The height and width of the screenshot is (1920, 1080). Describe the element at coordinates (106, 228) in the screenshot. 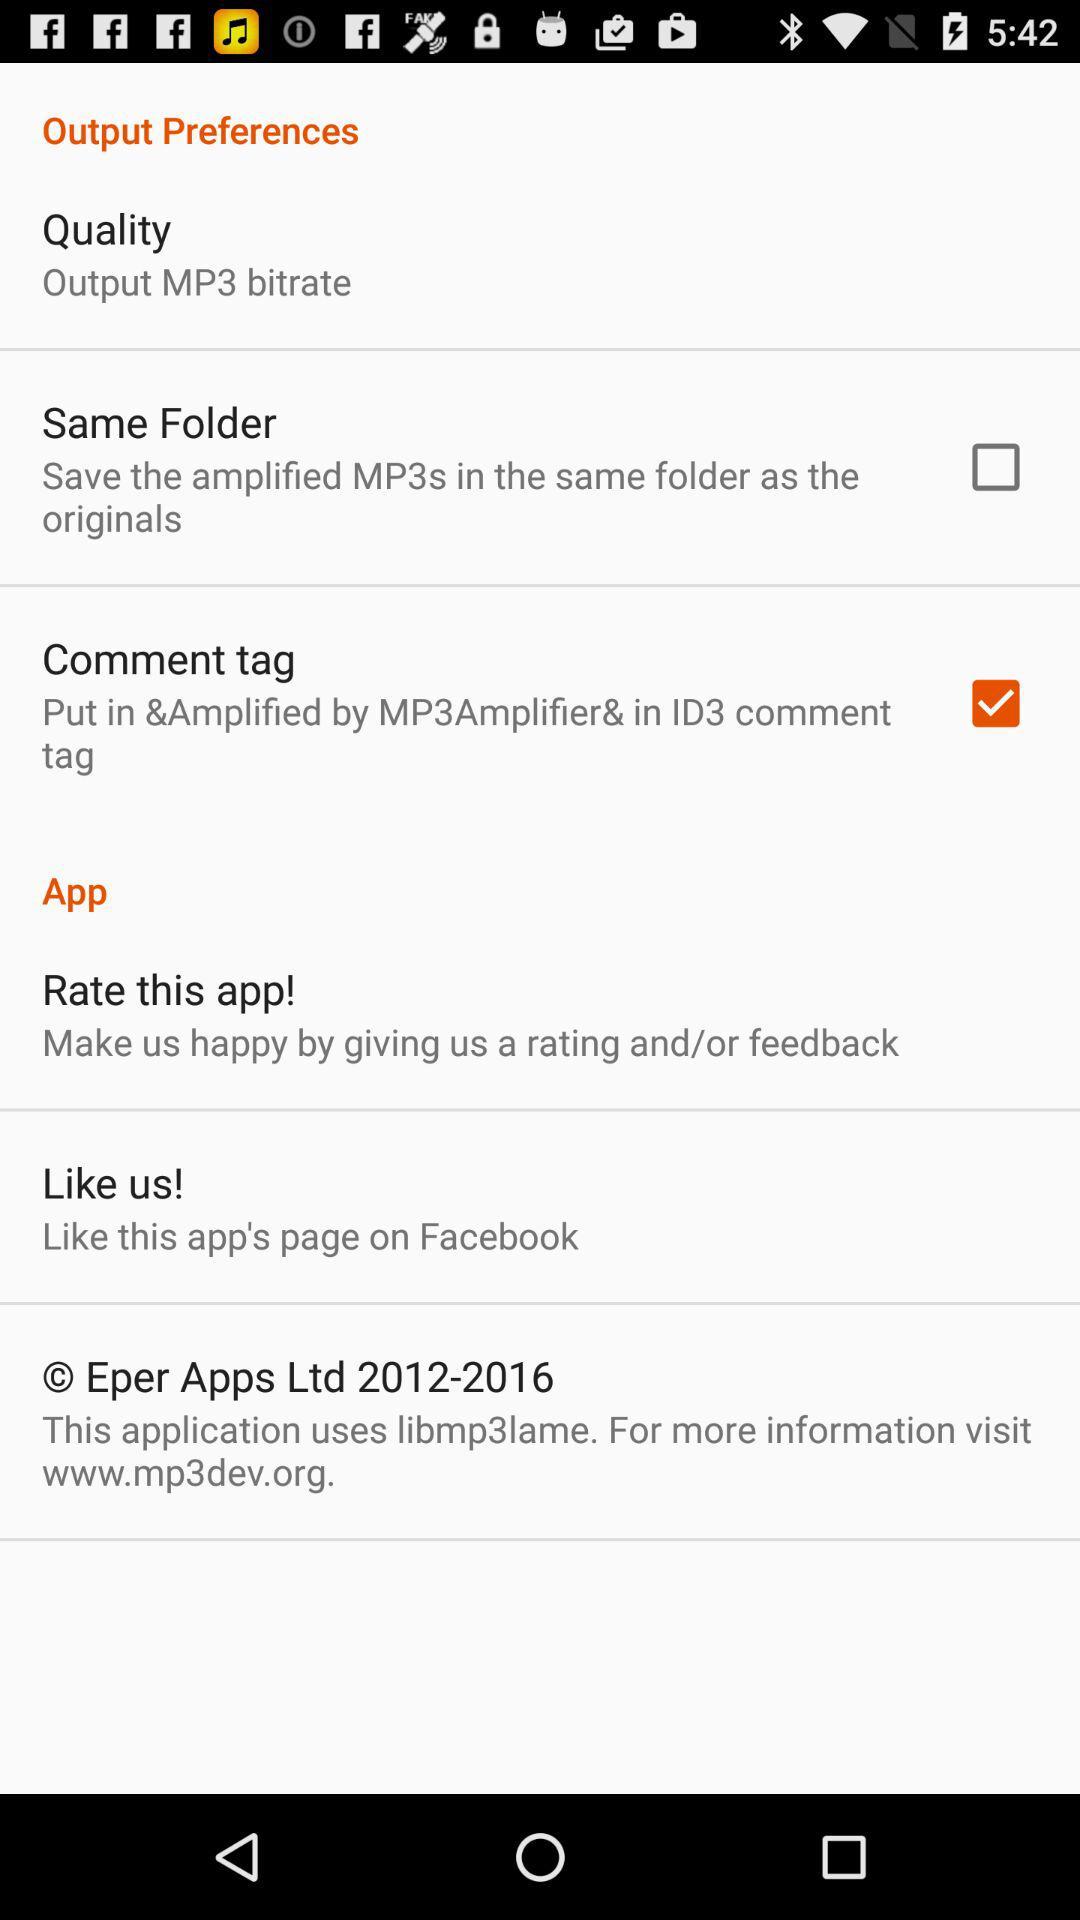

I see `quality item` at that location.